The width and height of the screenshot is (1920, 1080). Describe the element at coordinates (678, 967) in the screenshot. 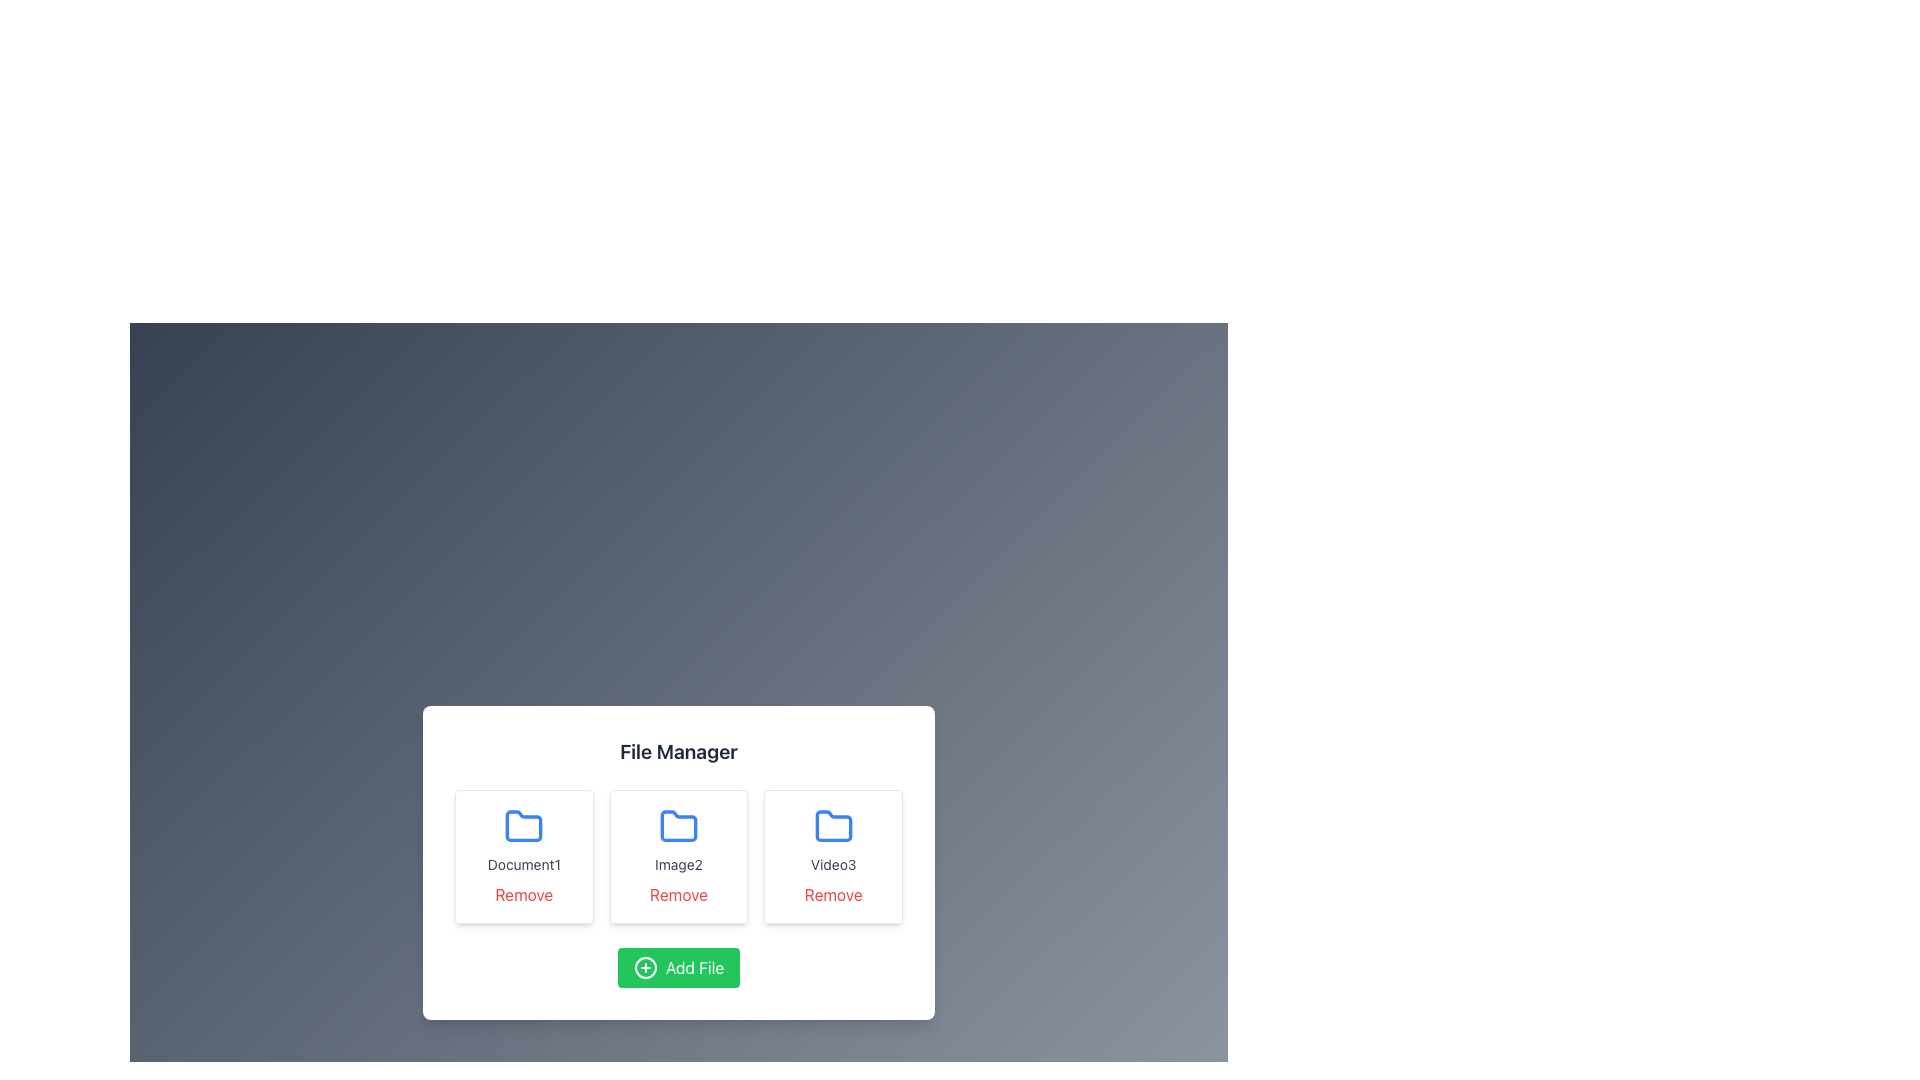

I see `the 'Add File' button with a green background and white text, which is located within the 'File Manager' card` at that location.